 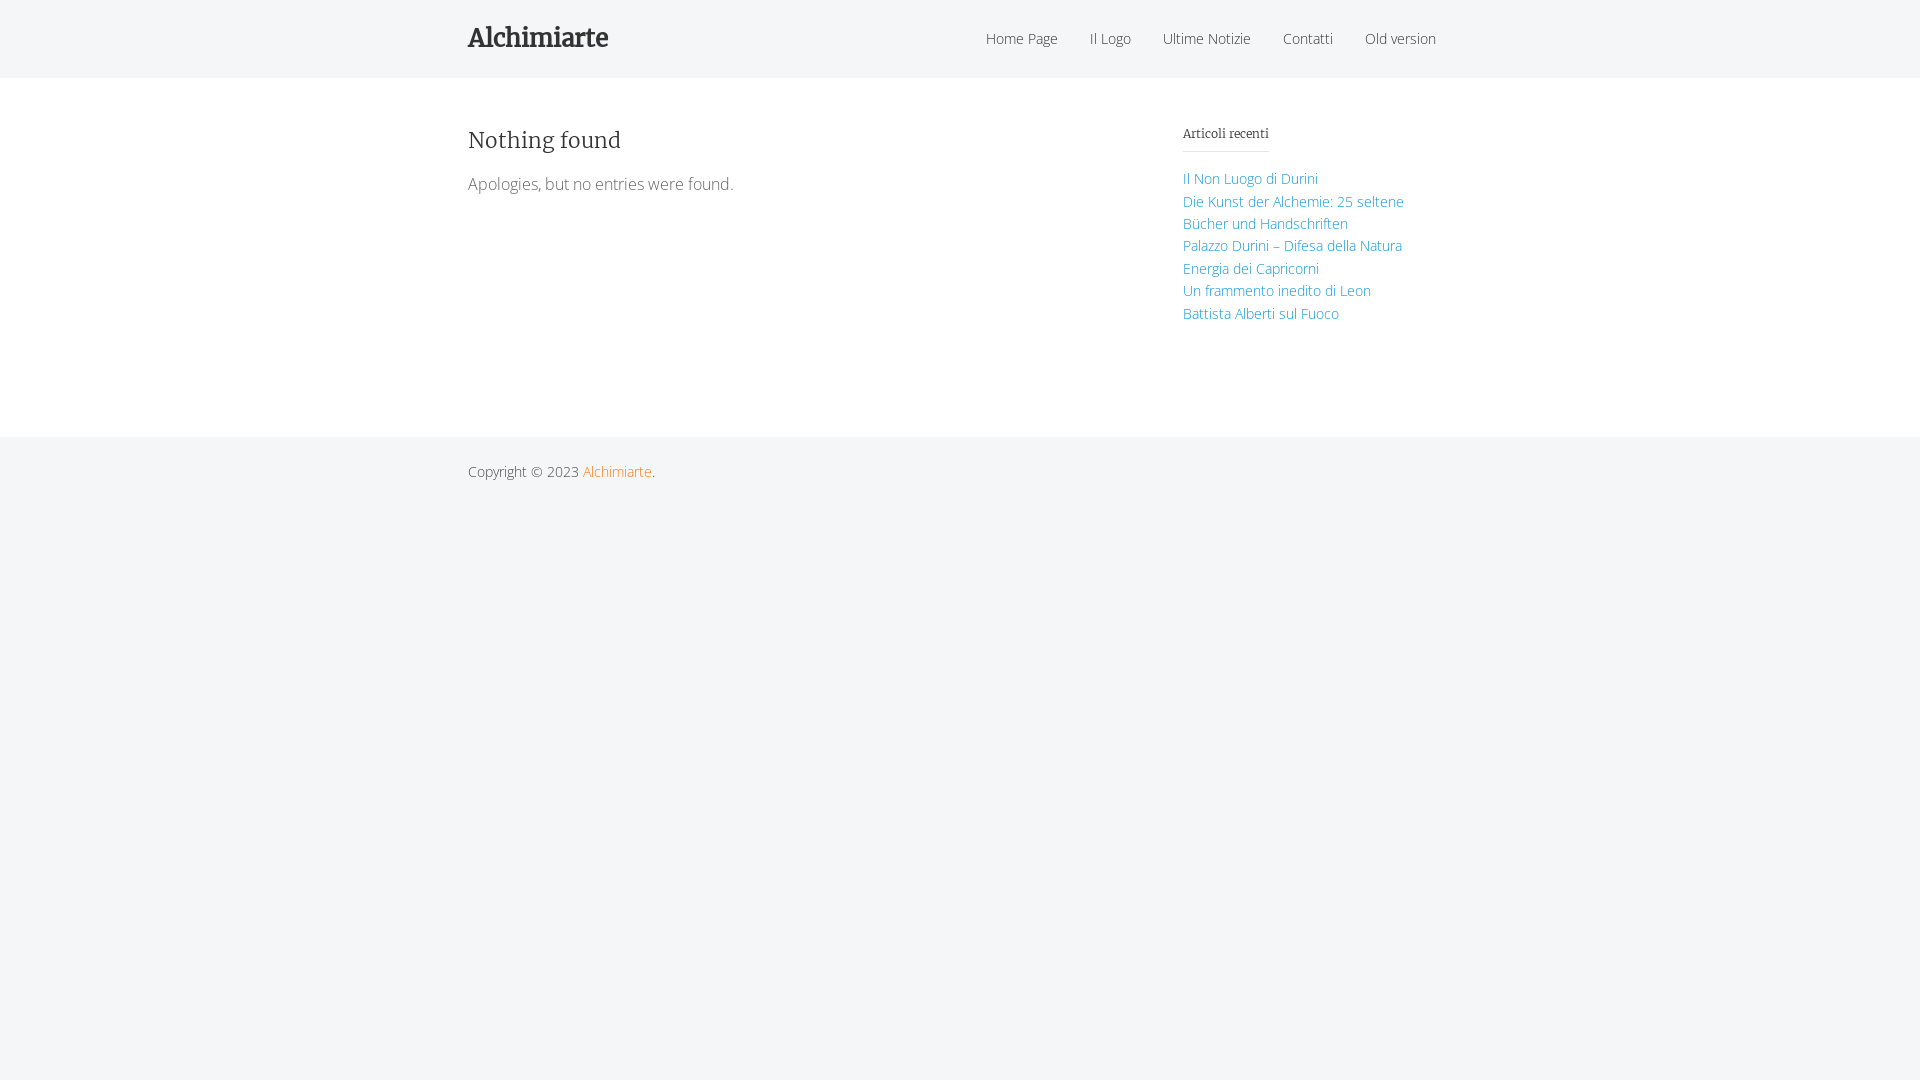 What do you see at coordinates (1399, 38) in the screenshot?
I see `'Old version'` at bounding box center [1399, 38].